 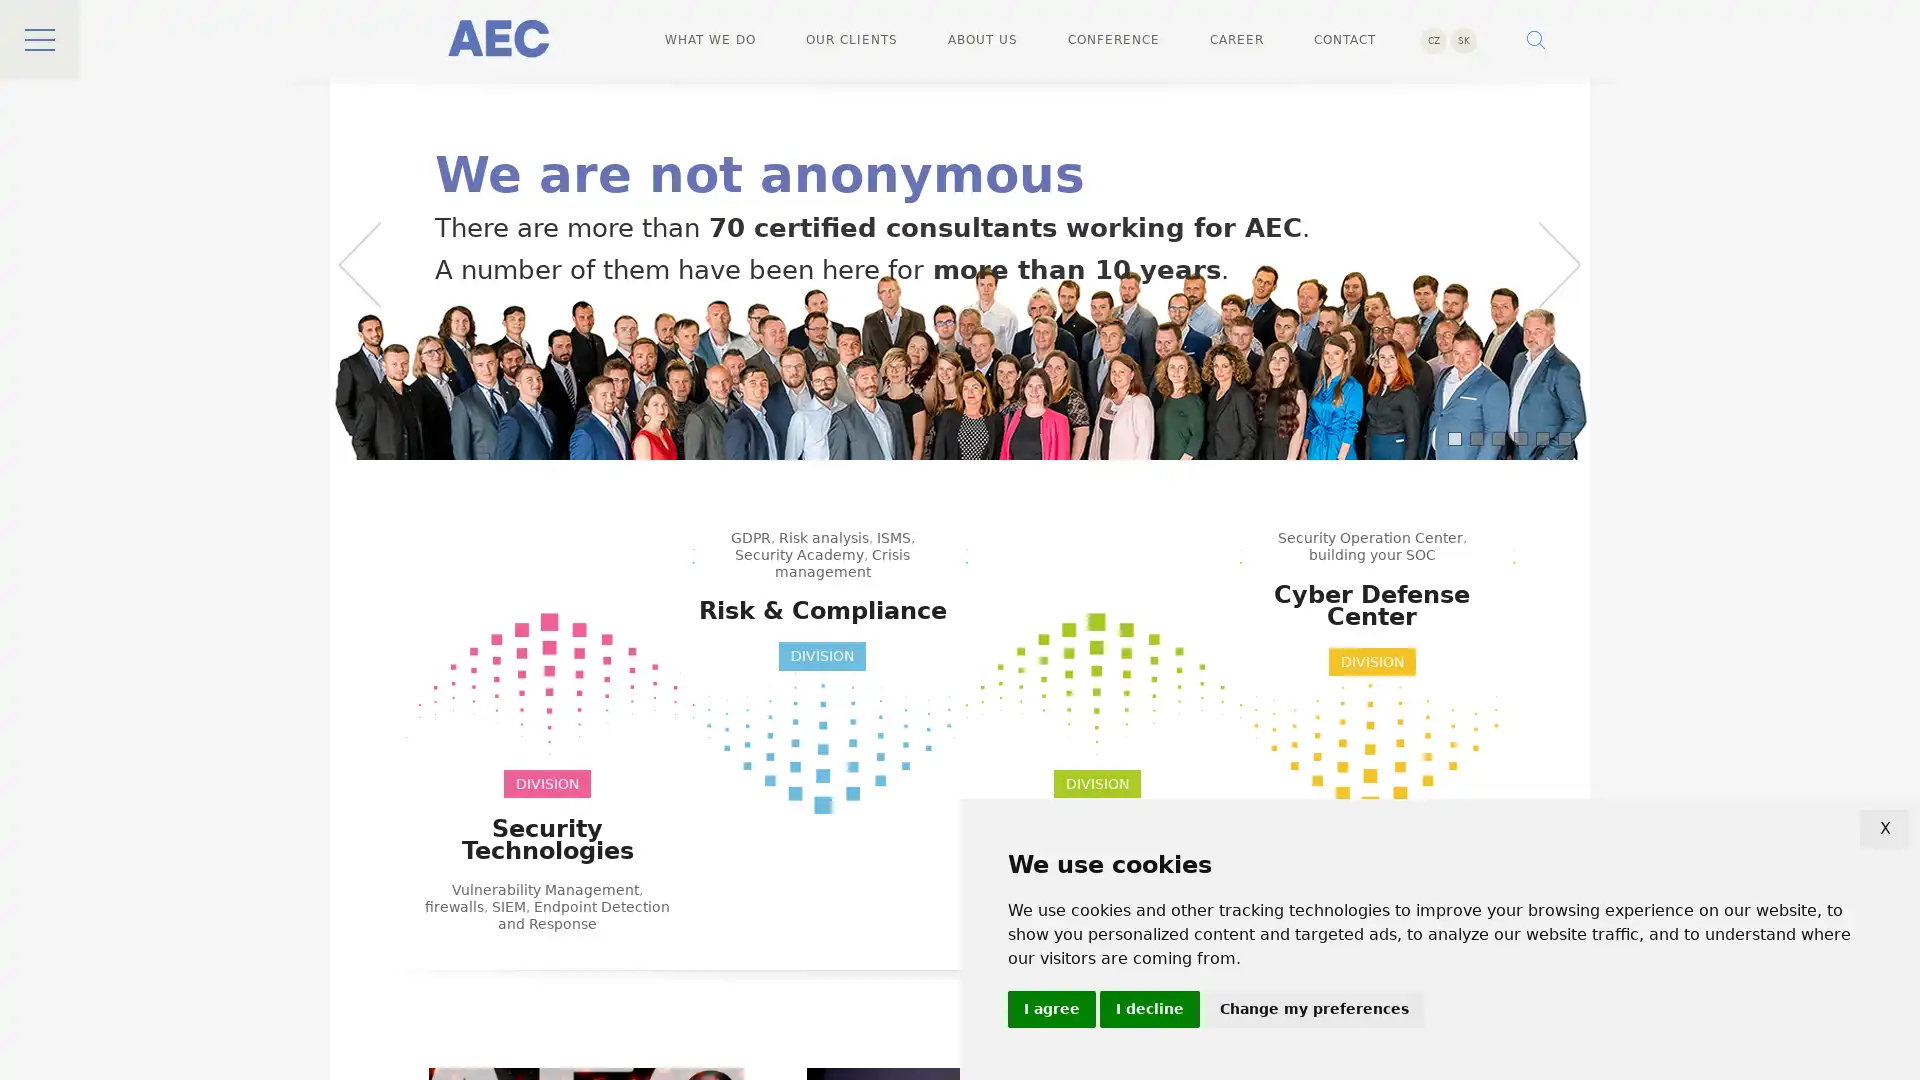 What do you see at coordinates (1884, 829) in the screenshot?
I see `X` at bounding box center [1884, 829].